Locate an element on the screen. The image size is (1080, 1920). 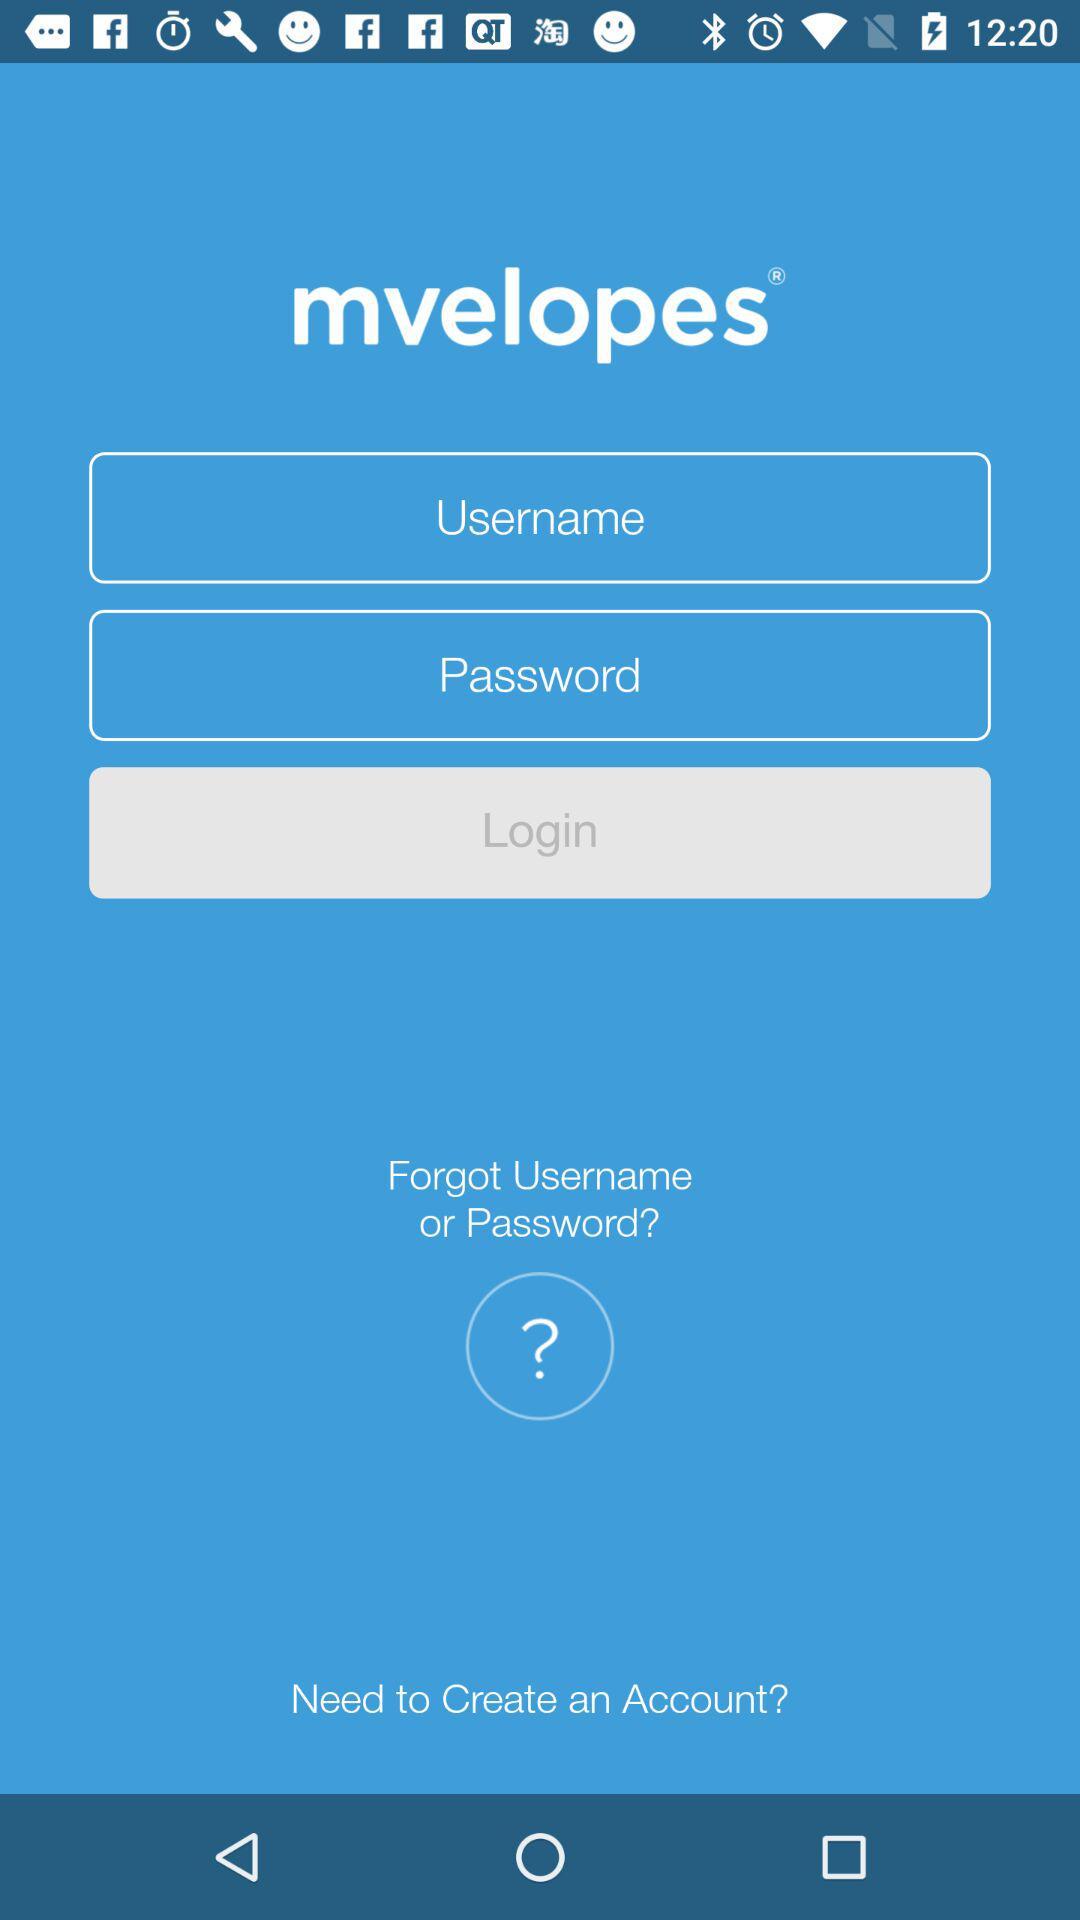
the help icon is located at coordinates (540, 1346).